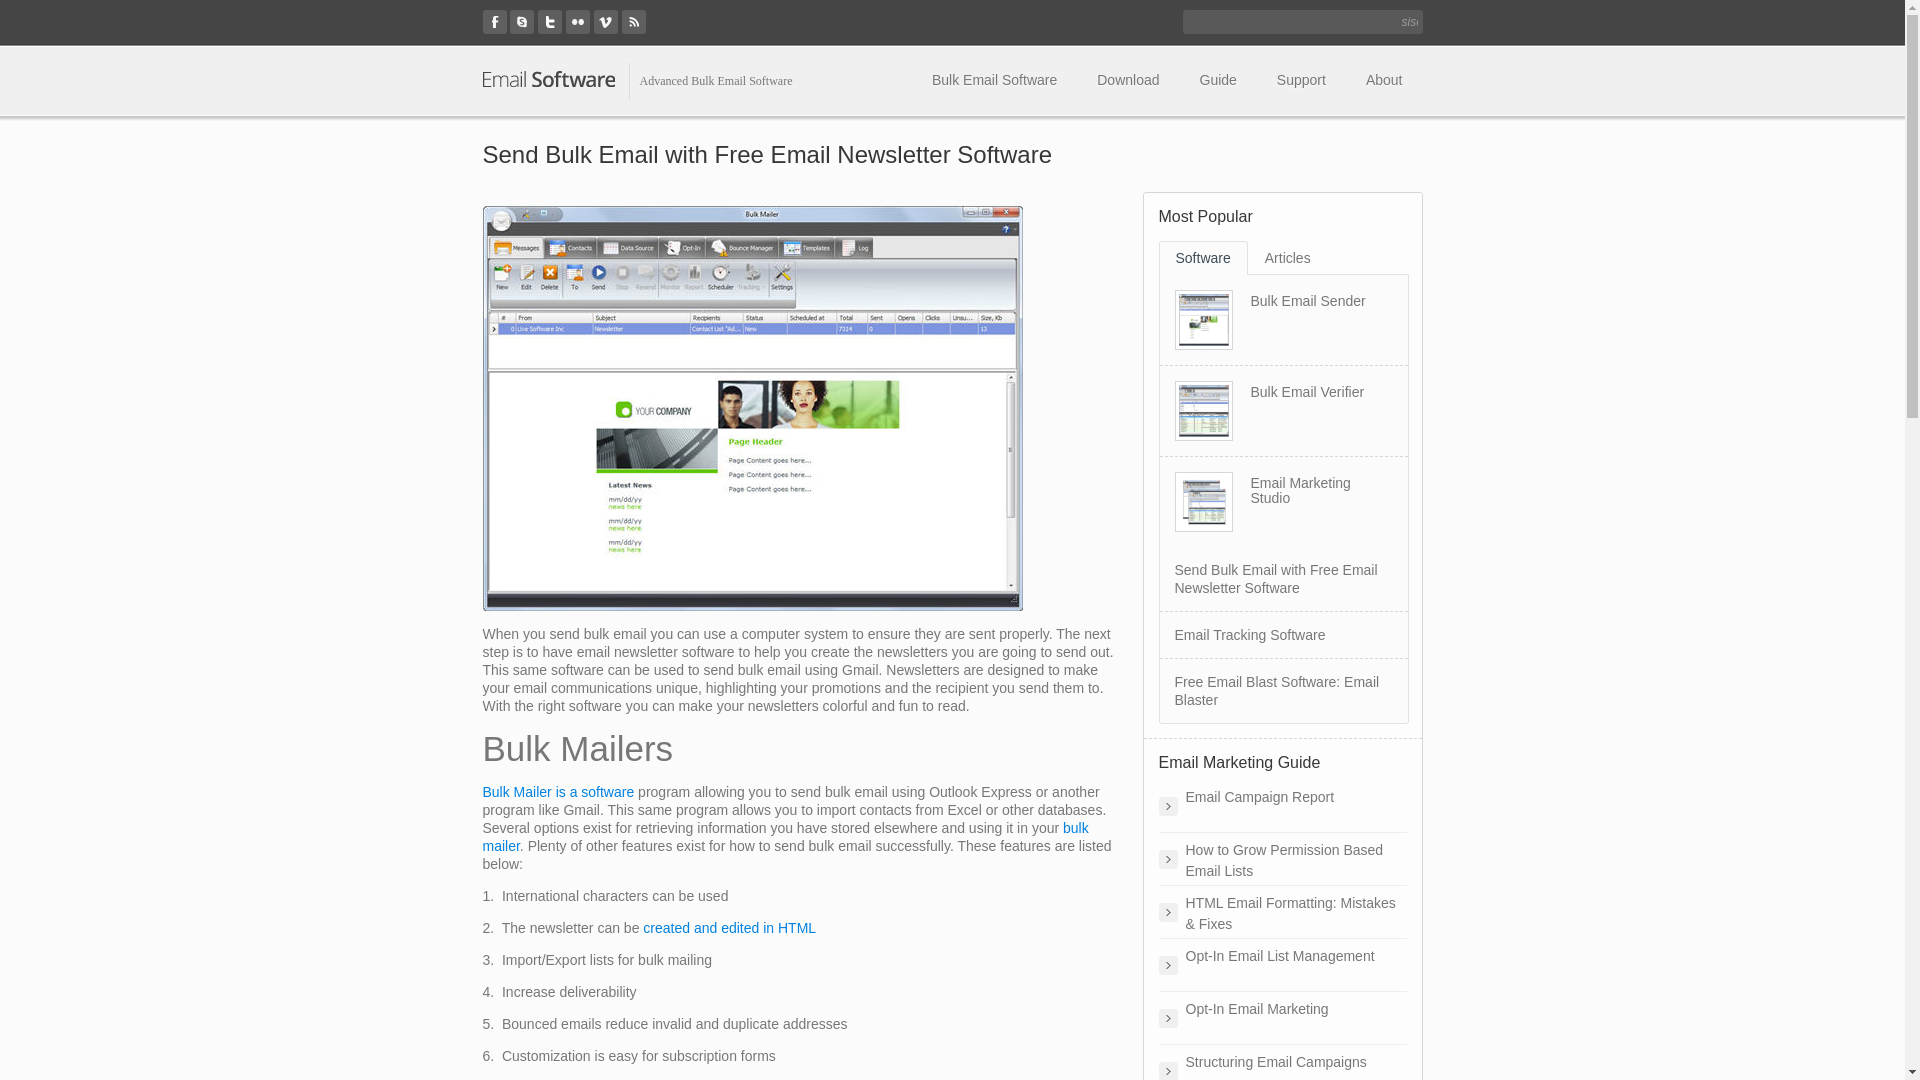 Image resolution: width=1920 pixels, height=1080 pixels. What do you see at coordinates (1409, 22) in the screenshot?
I see `'sisea.search'` at bounding box center [1409, 22].